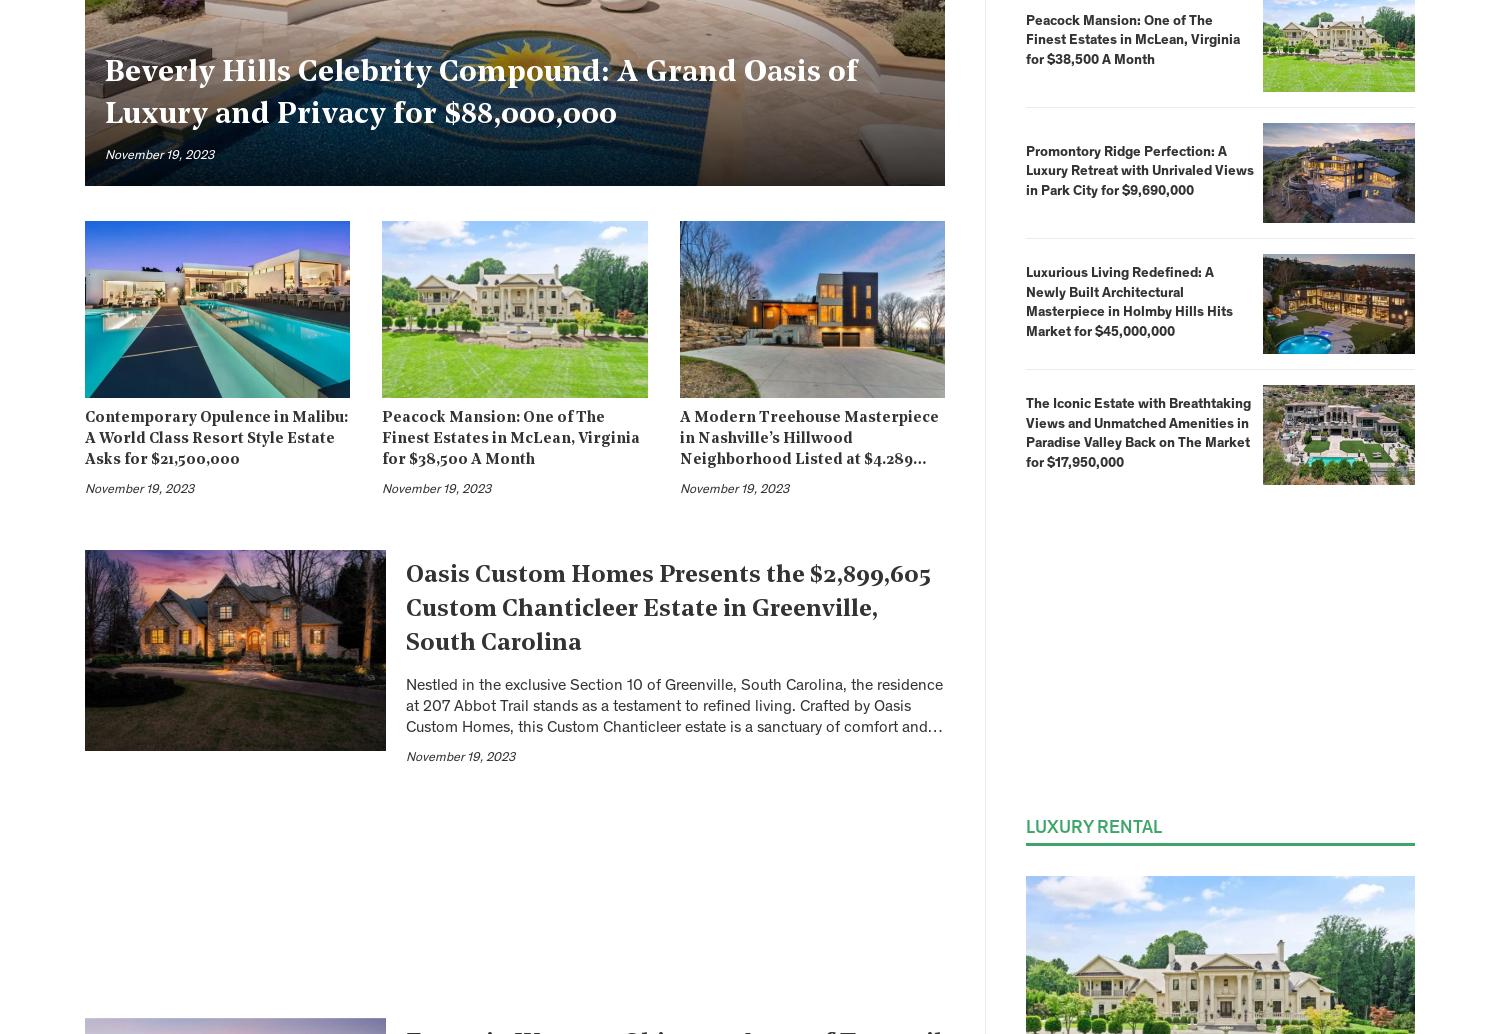 The width and height of the screenshot is (1500, 1034). Describe the element at coordinates (668, 609) in the screenshot. I see `'Oasis Custom Homes Presents the $2,899,605 Custom Chanticleer Estate in Greenville, South Carolina'` at that location.